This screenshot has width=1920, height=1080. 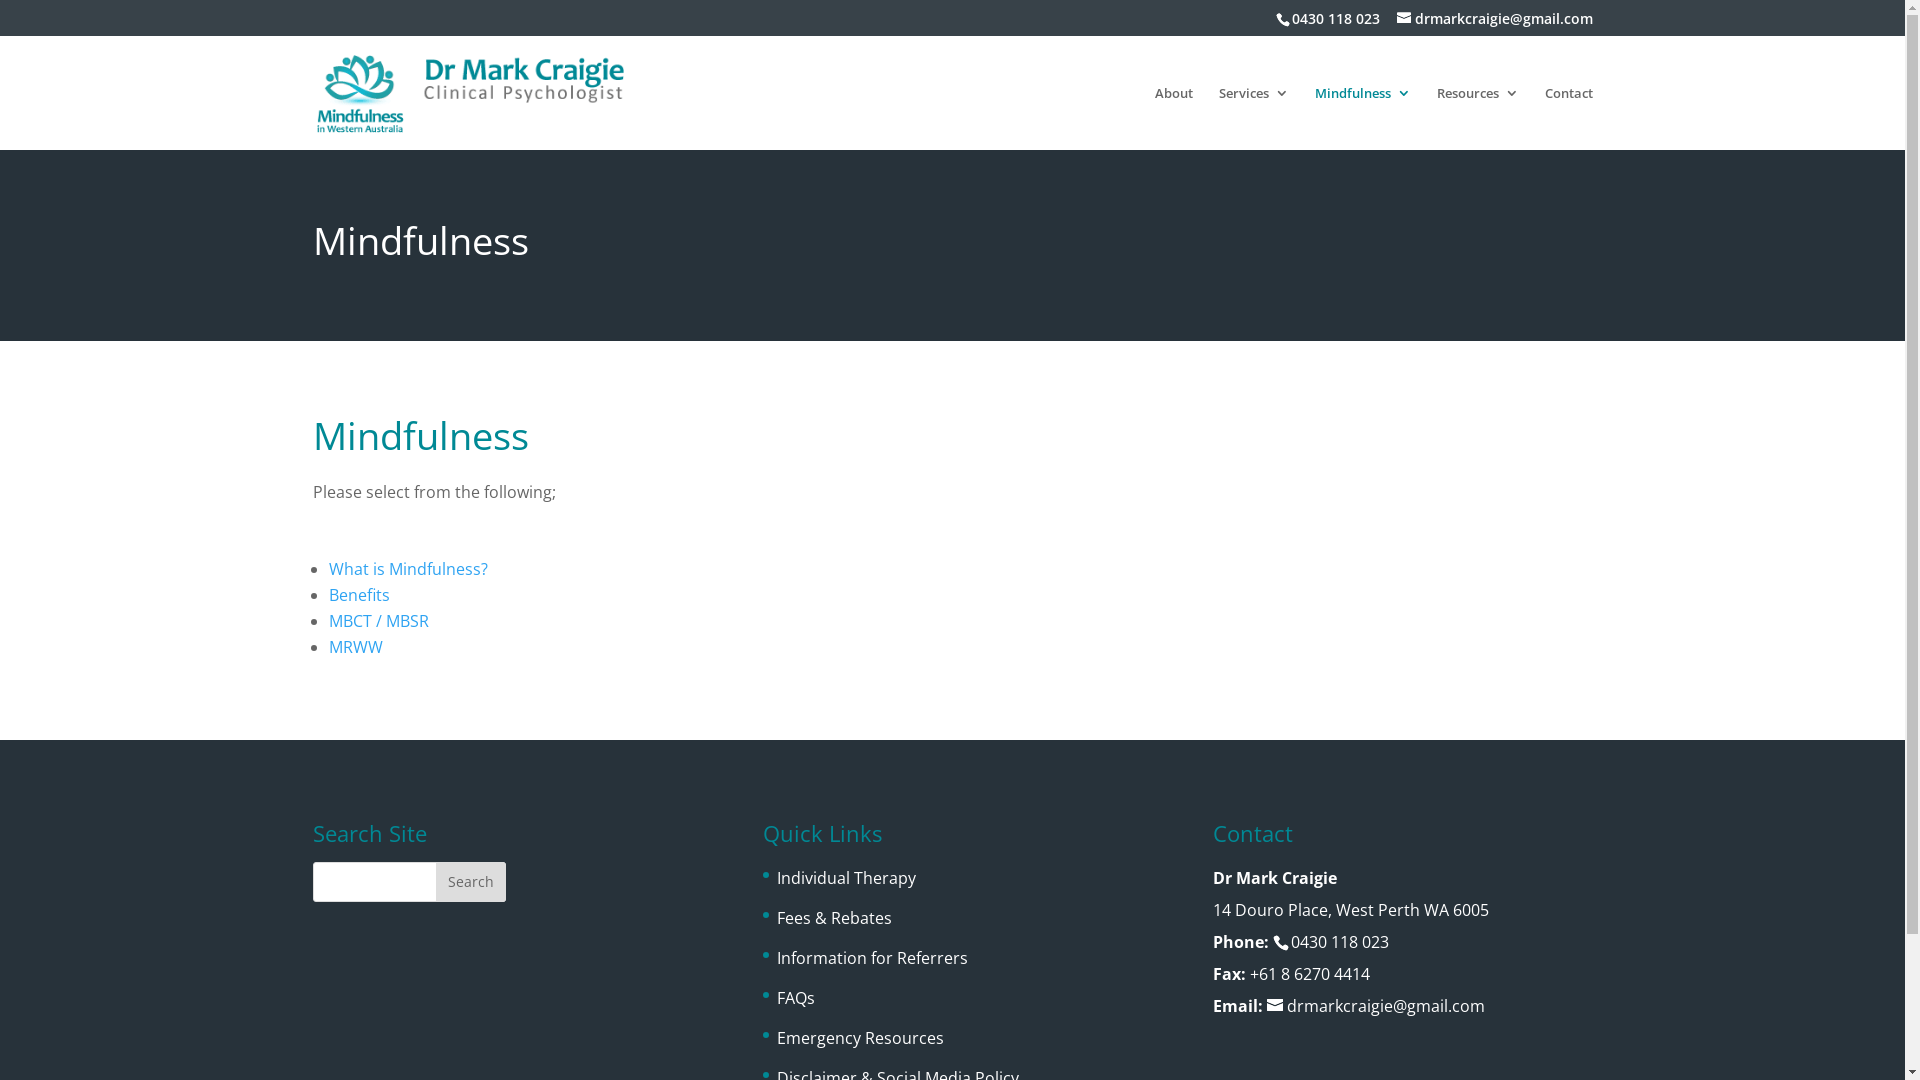 I want to click on 'MRWW', so click(x=355, y=647).